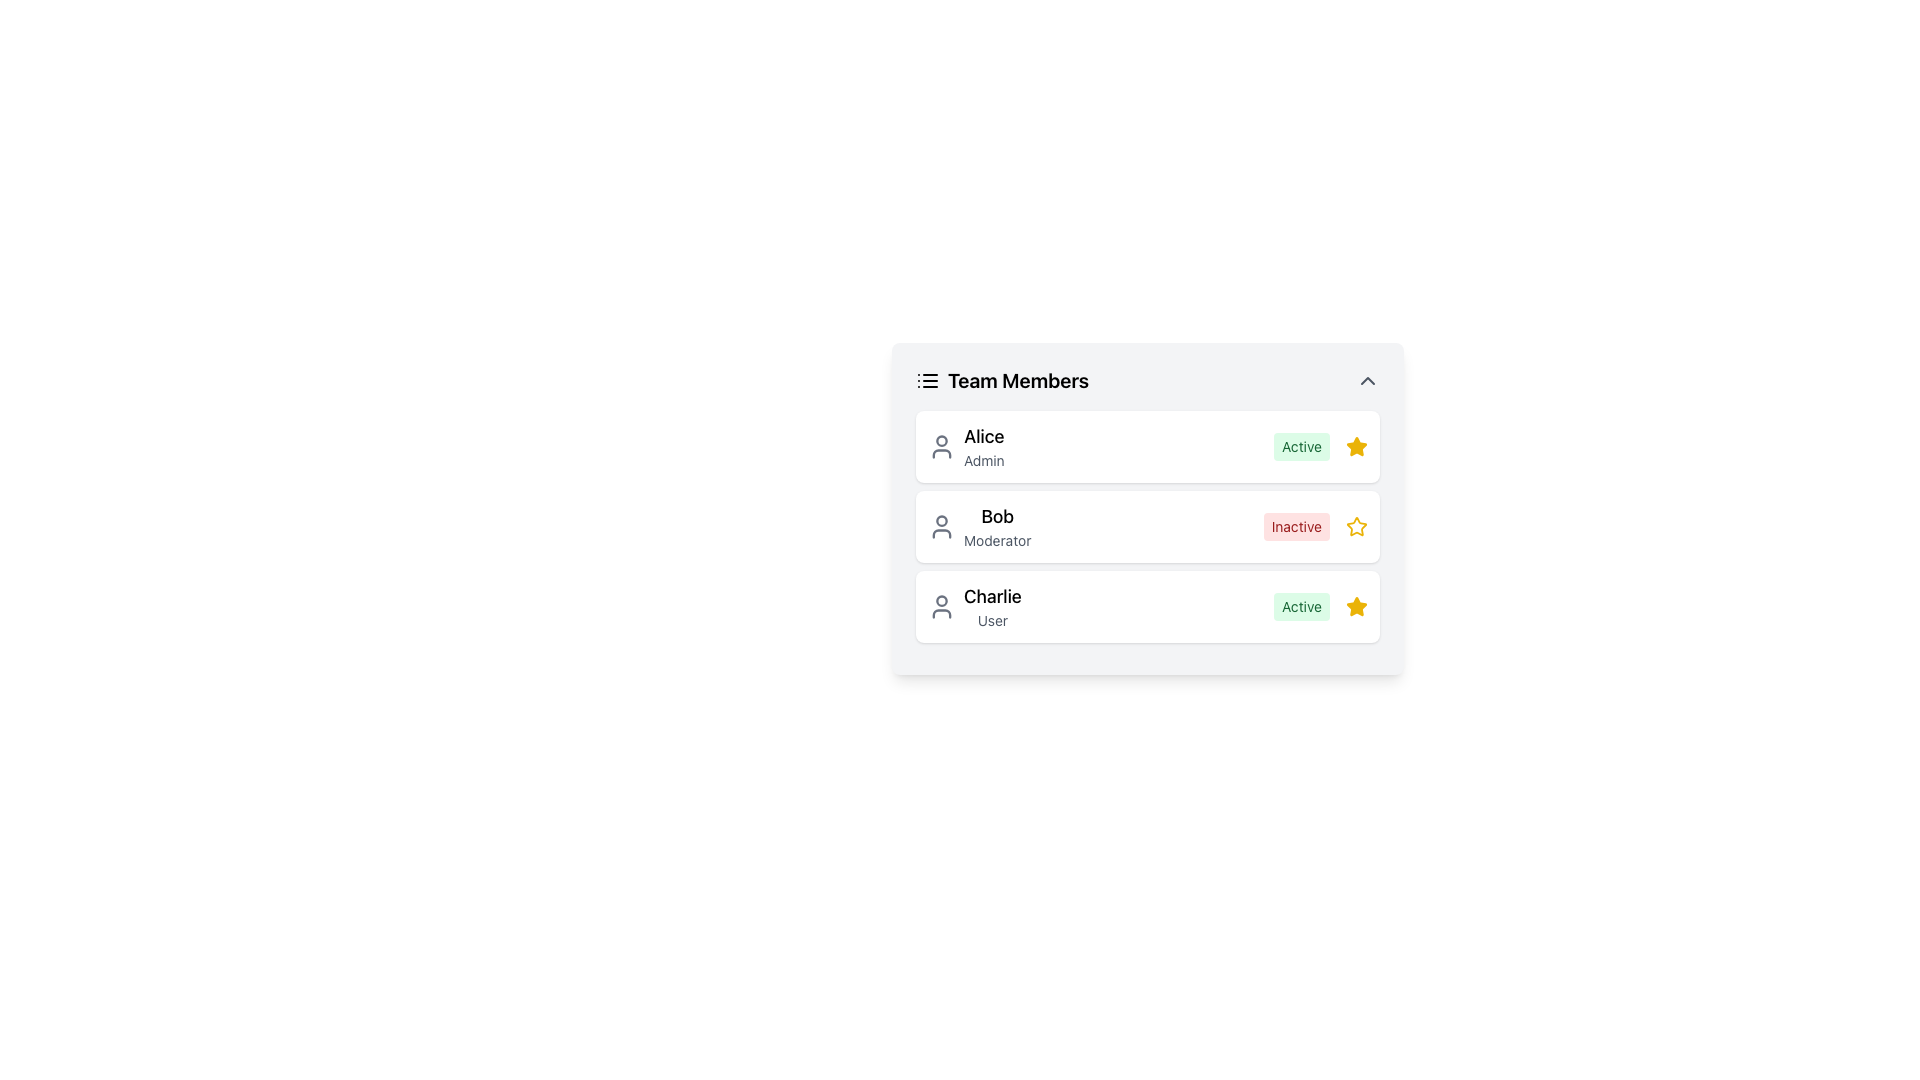 The width and height of the screenshot is (1920, 1080). Describe the element at coordinates (1147, 605) in the screenshot. I see `the user card for 'Charlie', which is the third entry in the 'Team Members' list, positioned below 'Bob'` at that location.